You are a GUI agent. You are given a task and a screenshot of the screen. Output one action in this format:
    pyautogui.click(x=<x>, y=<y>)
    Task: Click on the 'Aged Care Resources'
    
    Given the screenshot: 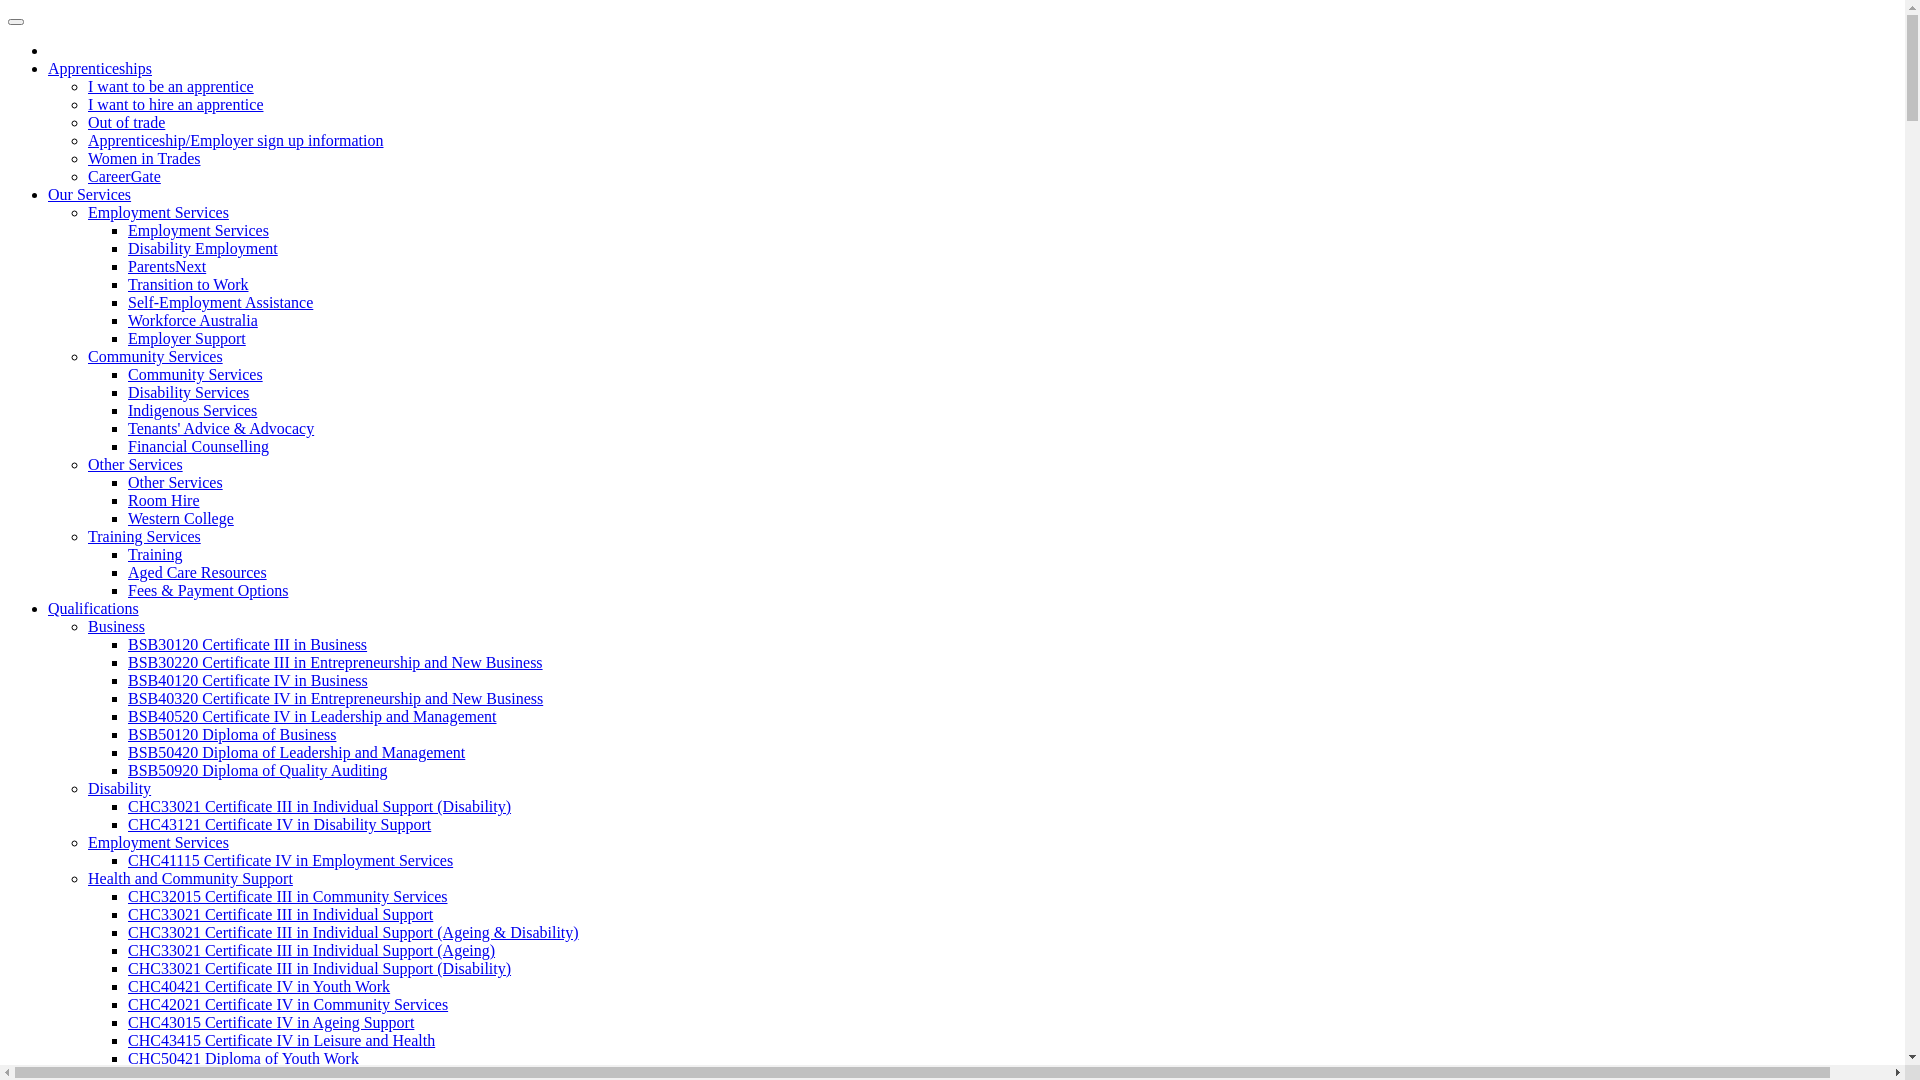 What is the action you would take?
    pyautogui.click(x=127, y=572)
    